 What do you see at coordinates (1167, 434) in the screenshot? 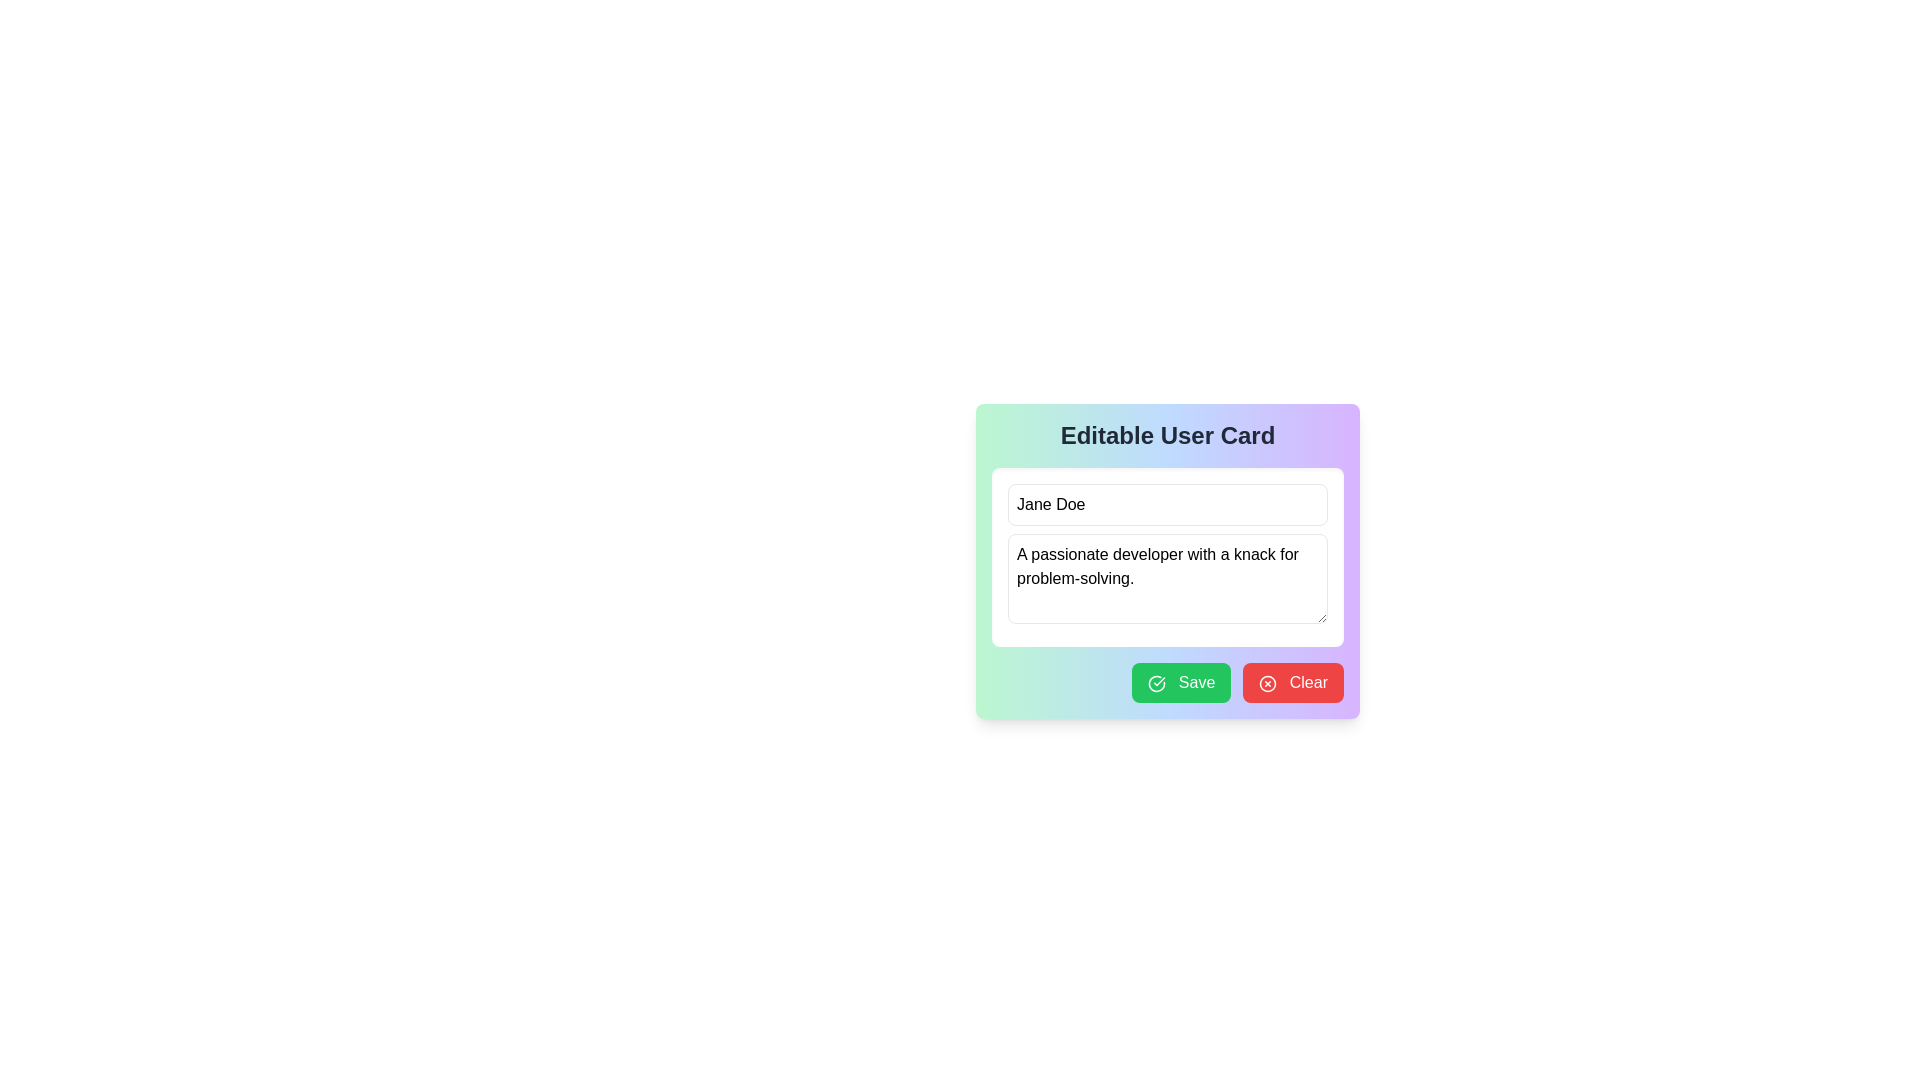
I see `the static text element that serves as the title for the user card, located at the top of the card component` at bounding box center [1167, 434].